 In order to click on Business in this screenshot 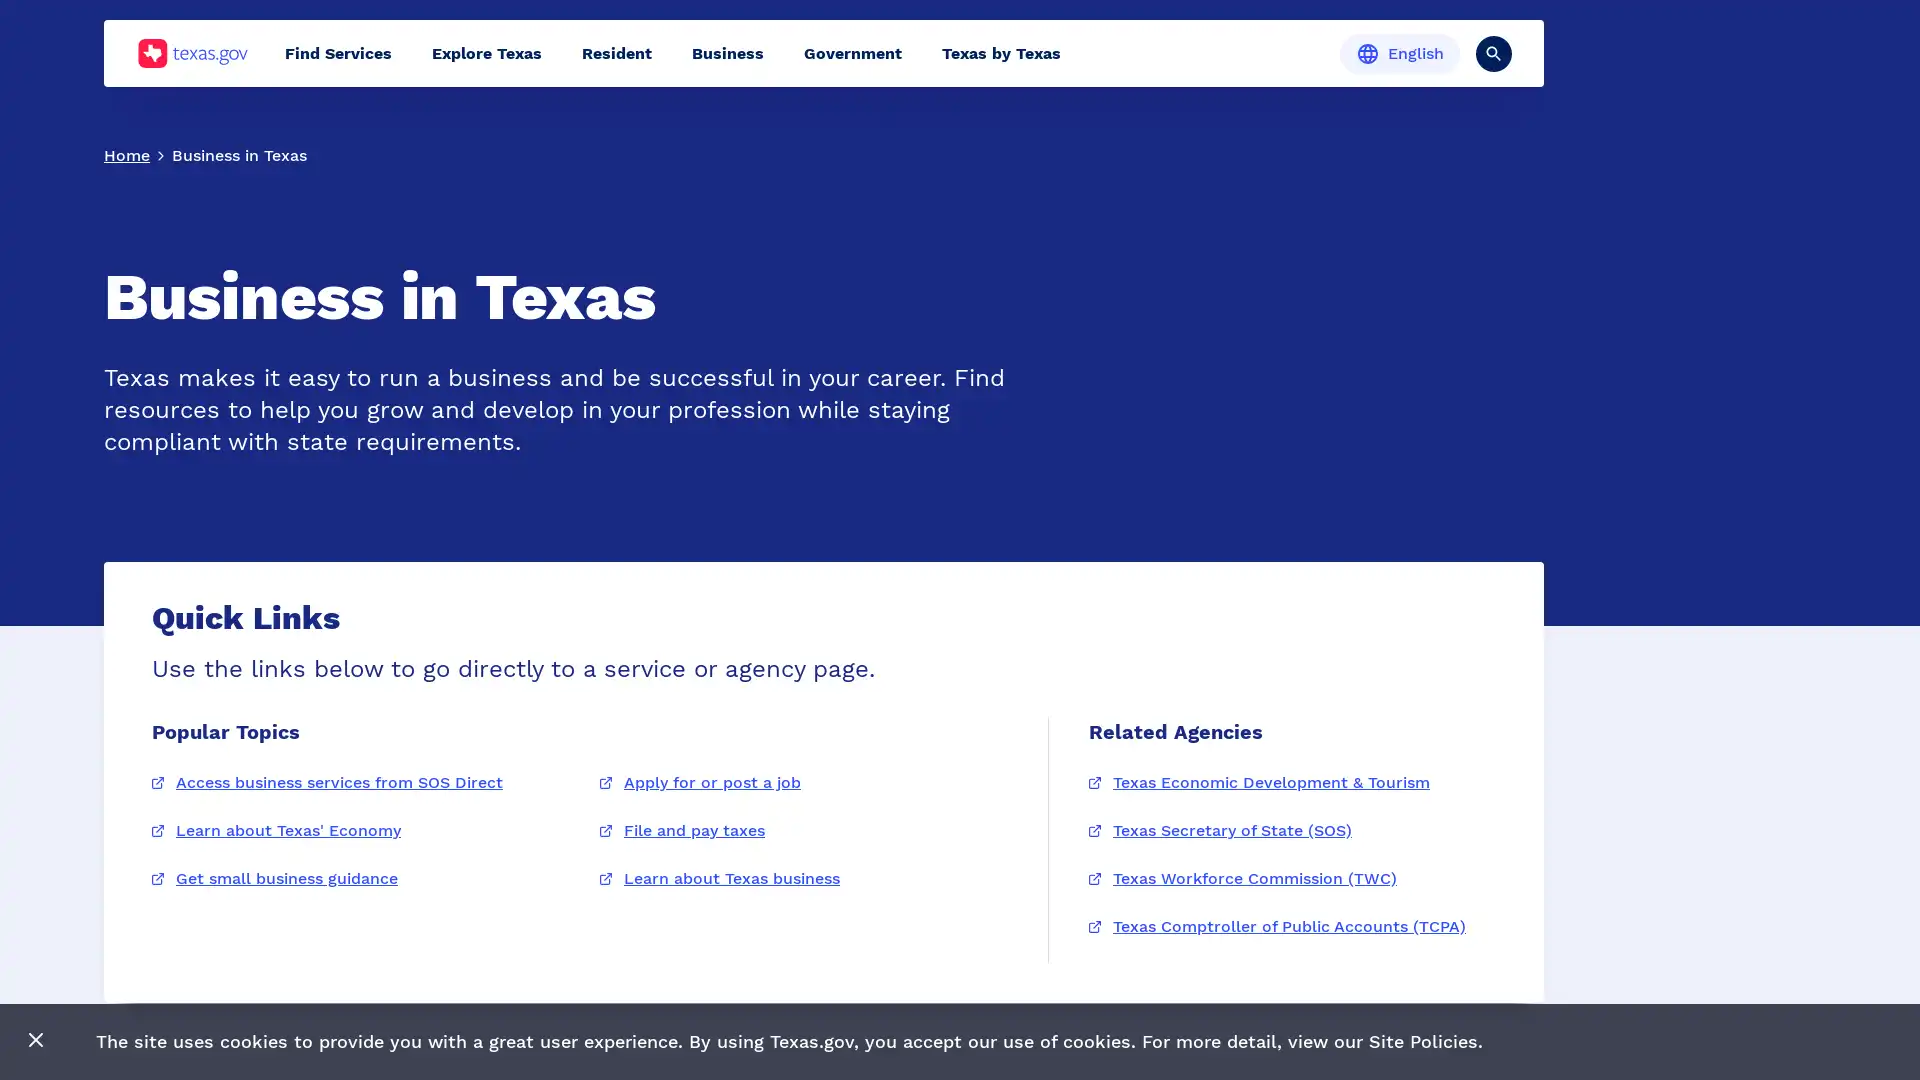, I will do `click(727, 52)`.